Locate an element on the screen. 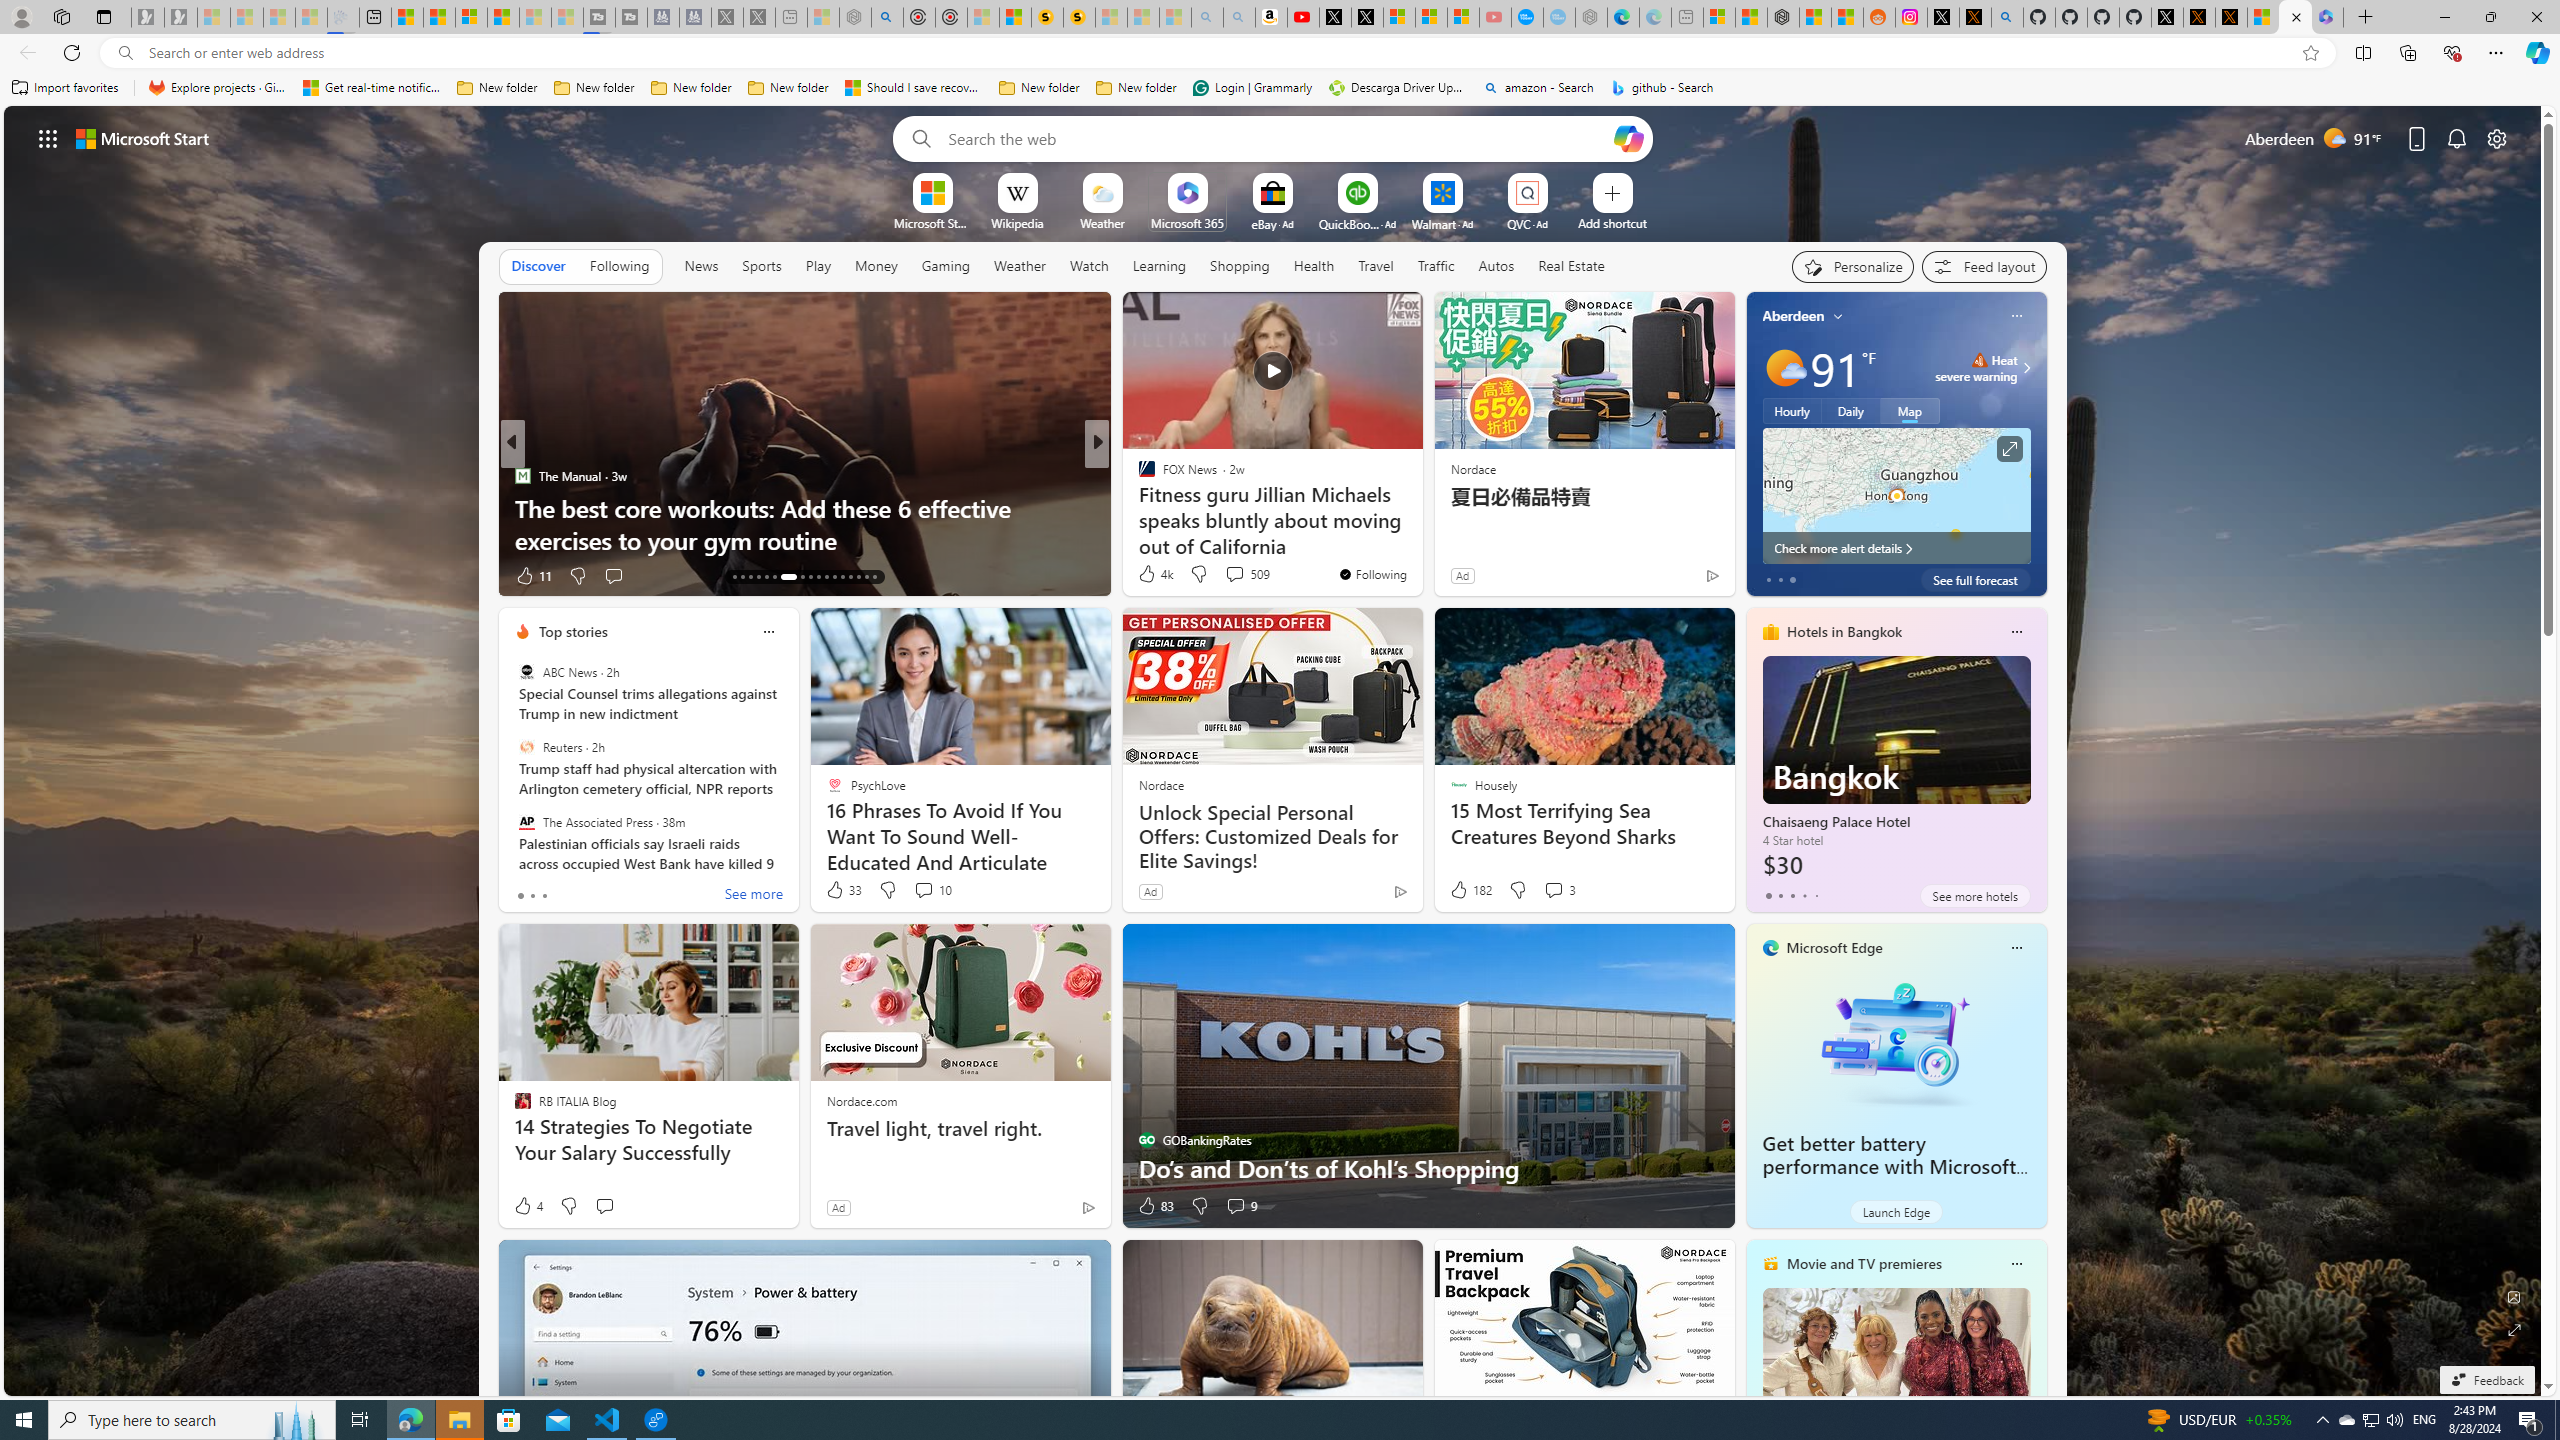  'Wikipedia' is located at coordinates (1016, 222).